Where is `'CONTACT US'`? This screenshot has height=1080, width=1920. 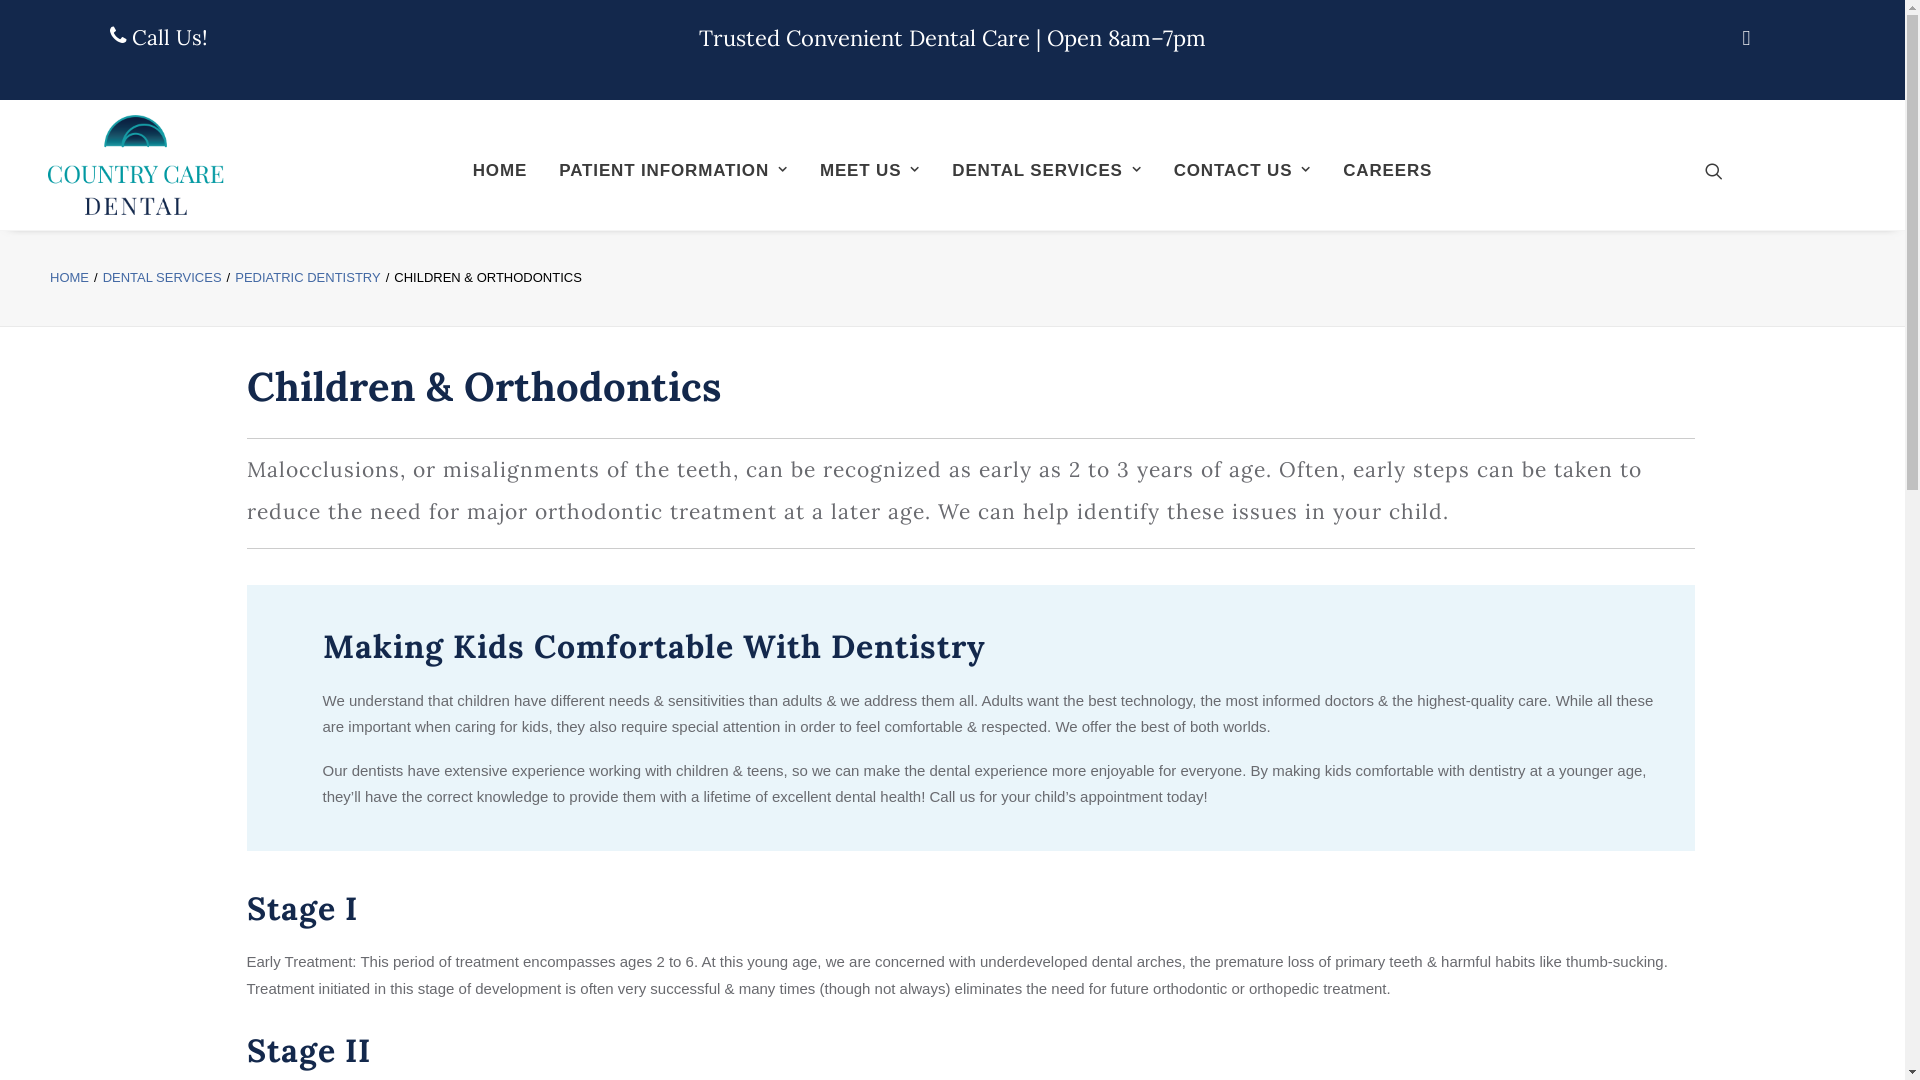
'CONTACT US' is located at coordinates (1241, 168).